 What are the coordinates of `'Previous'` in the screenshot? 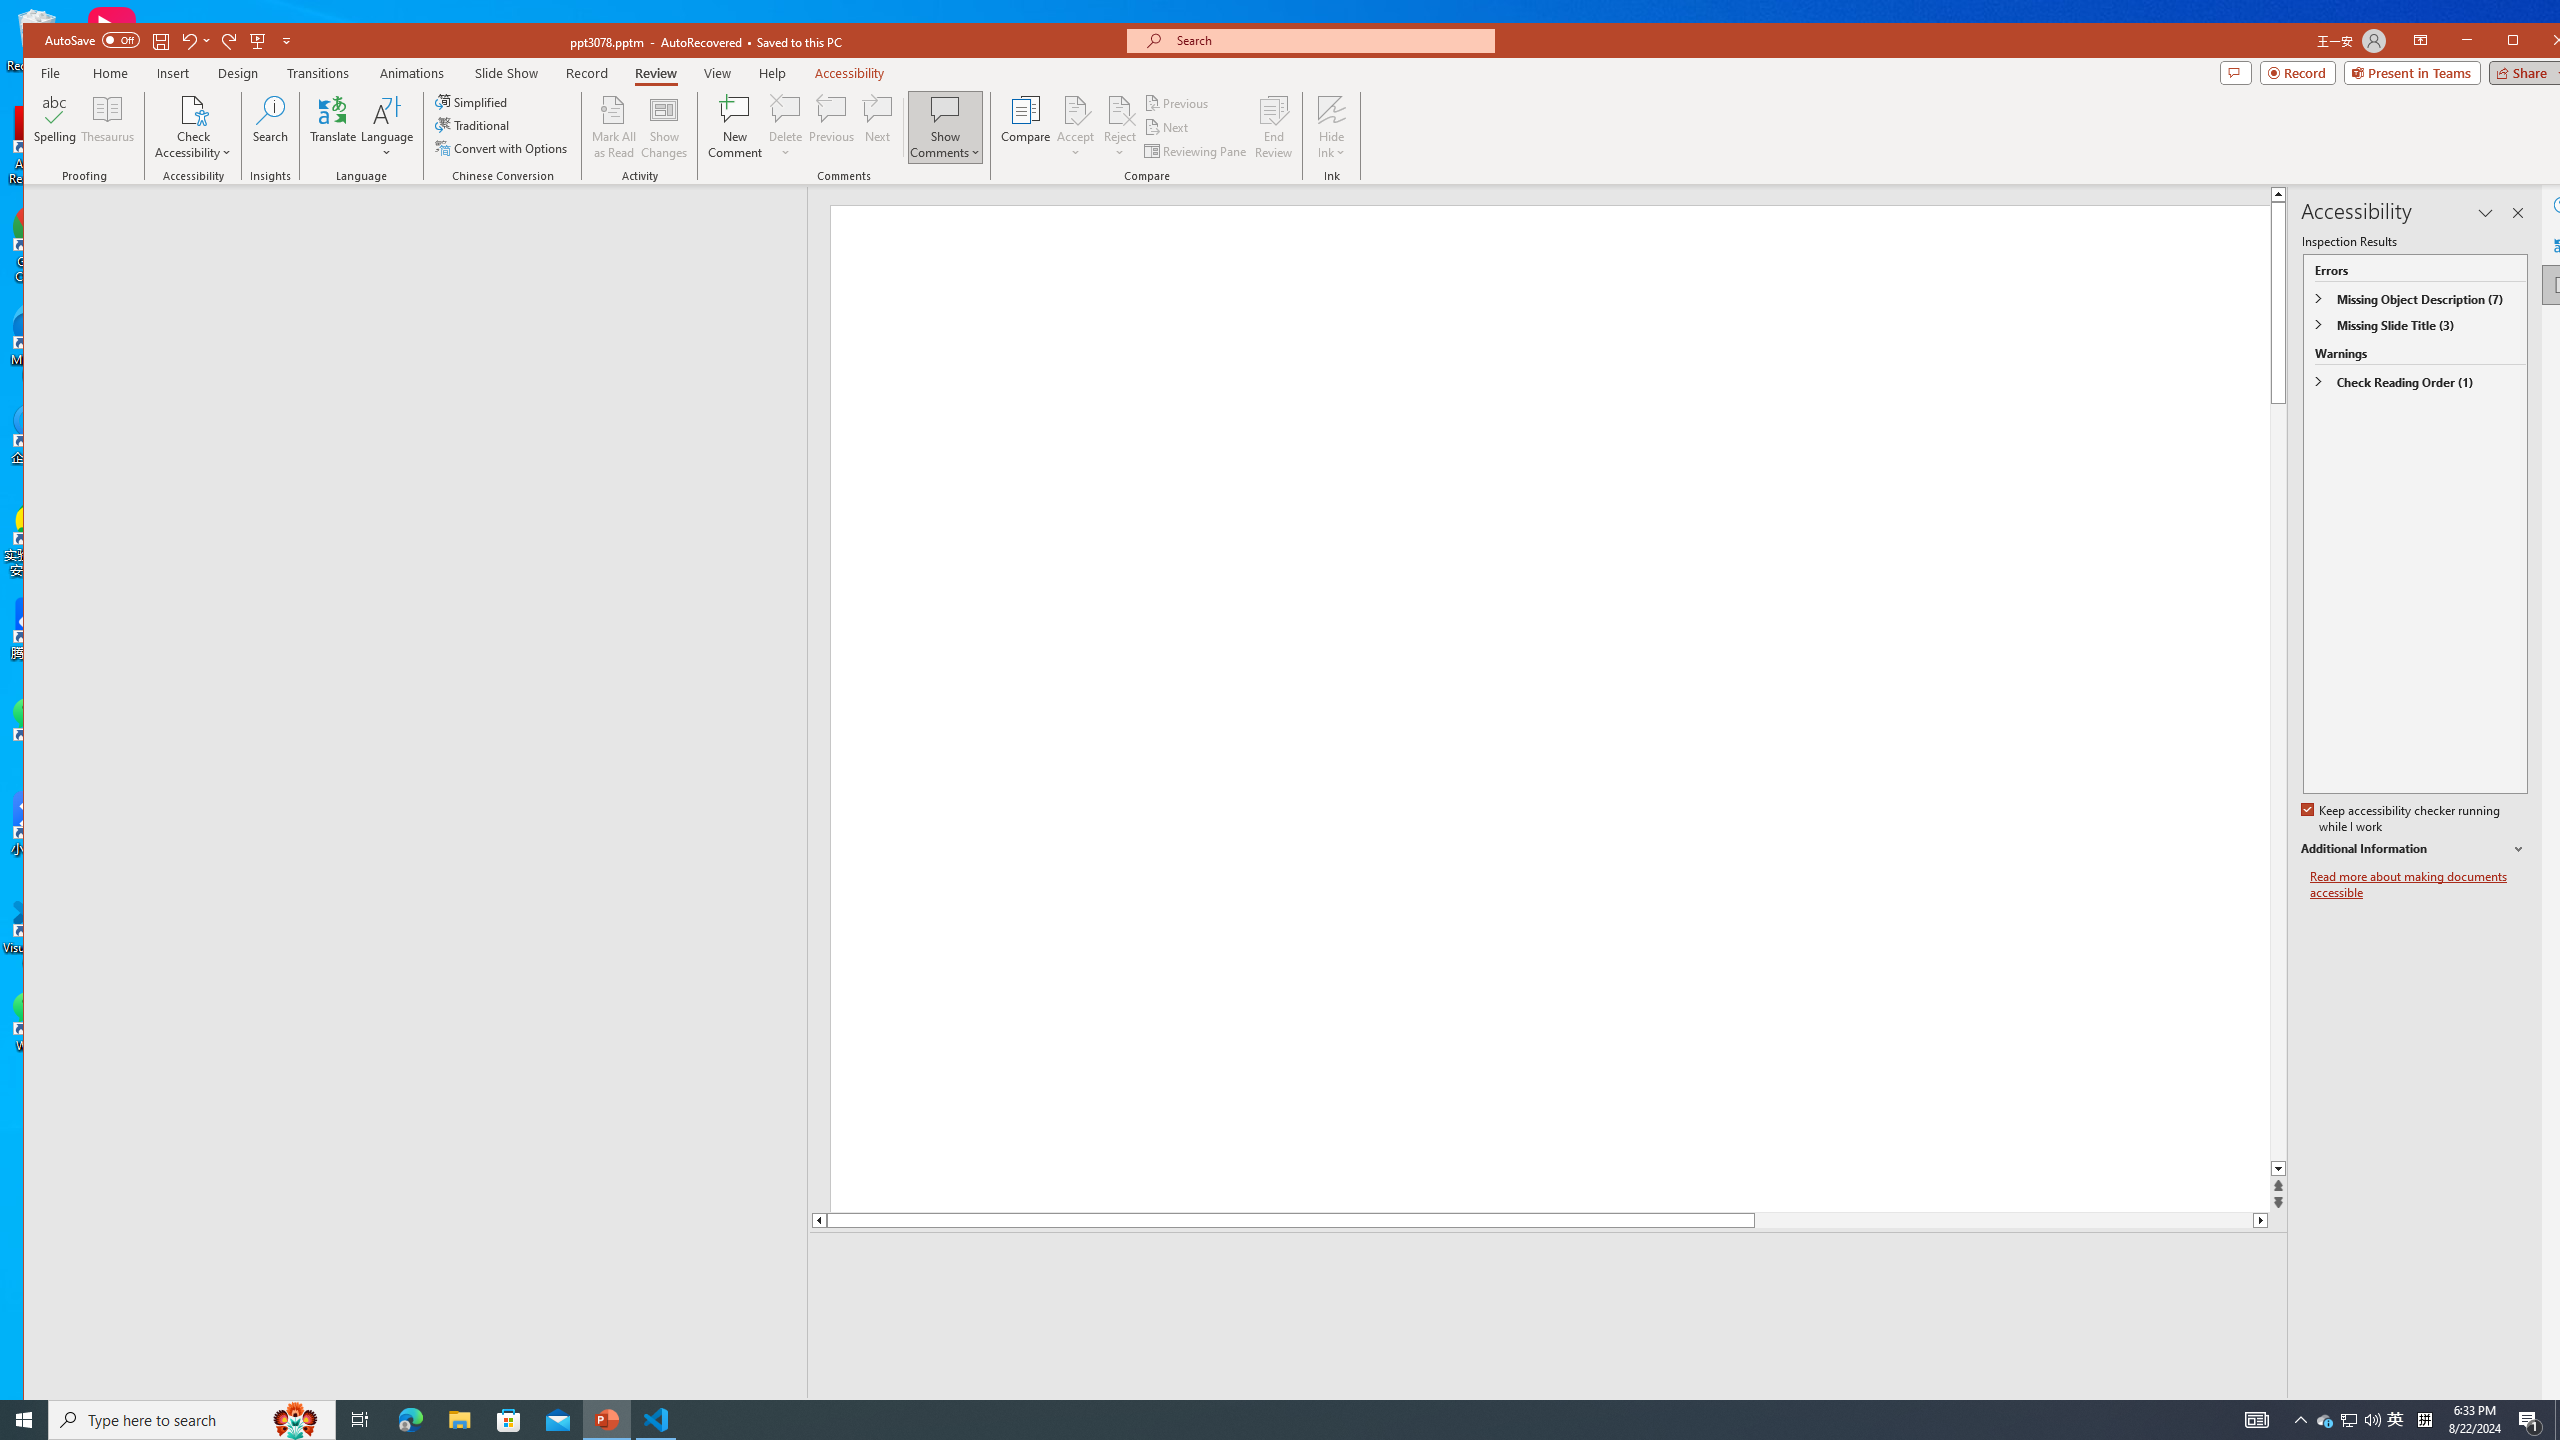 It's located at (1178, 103).